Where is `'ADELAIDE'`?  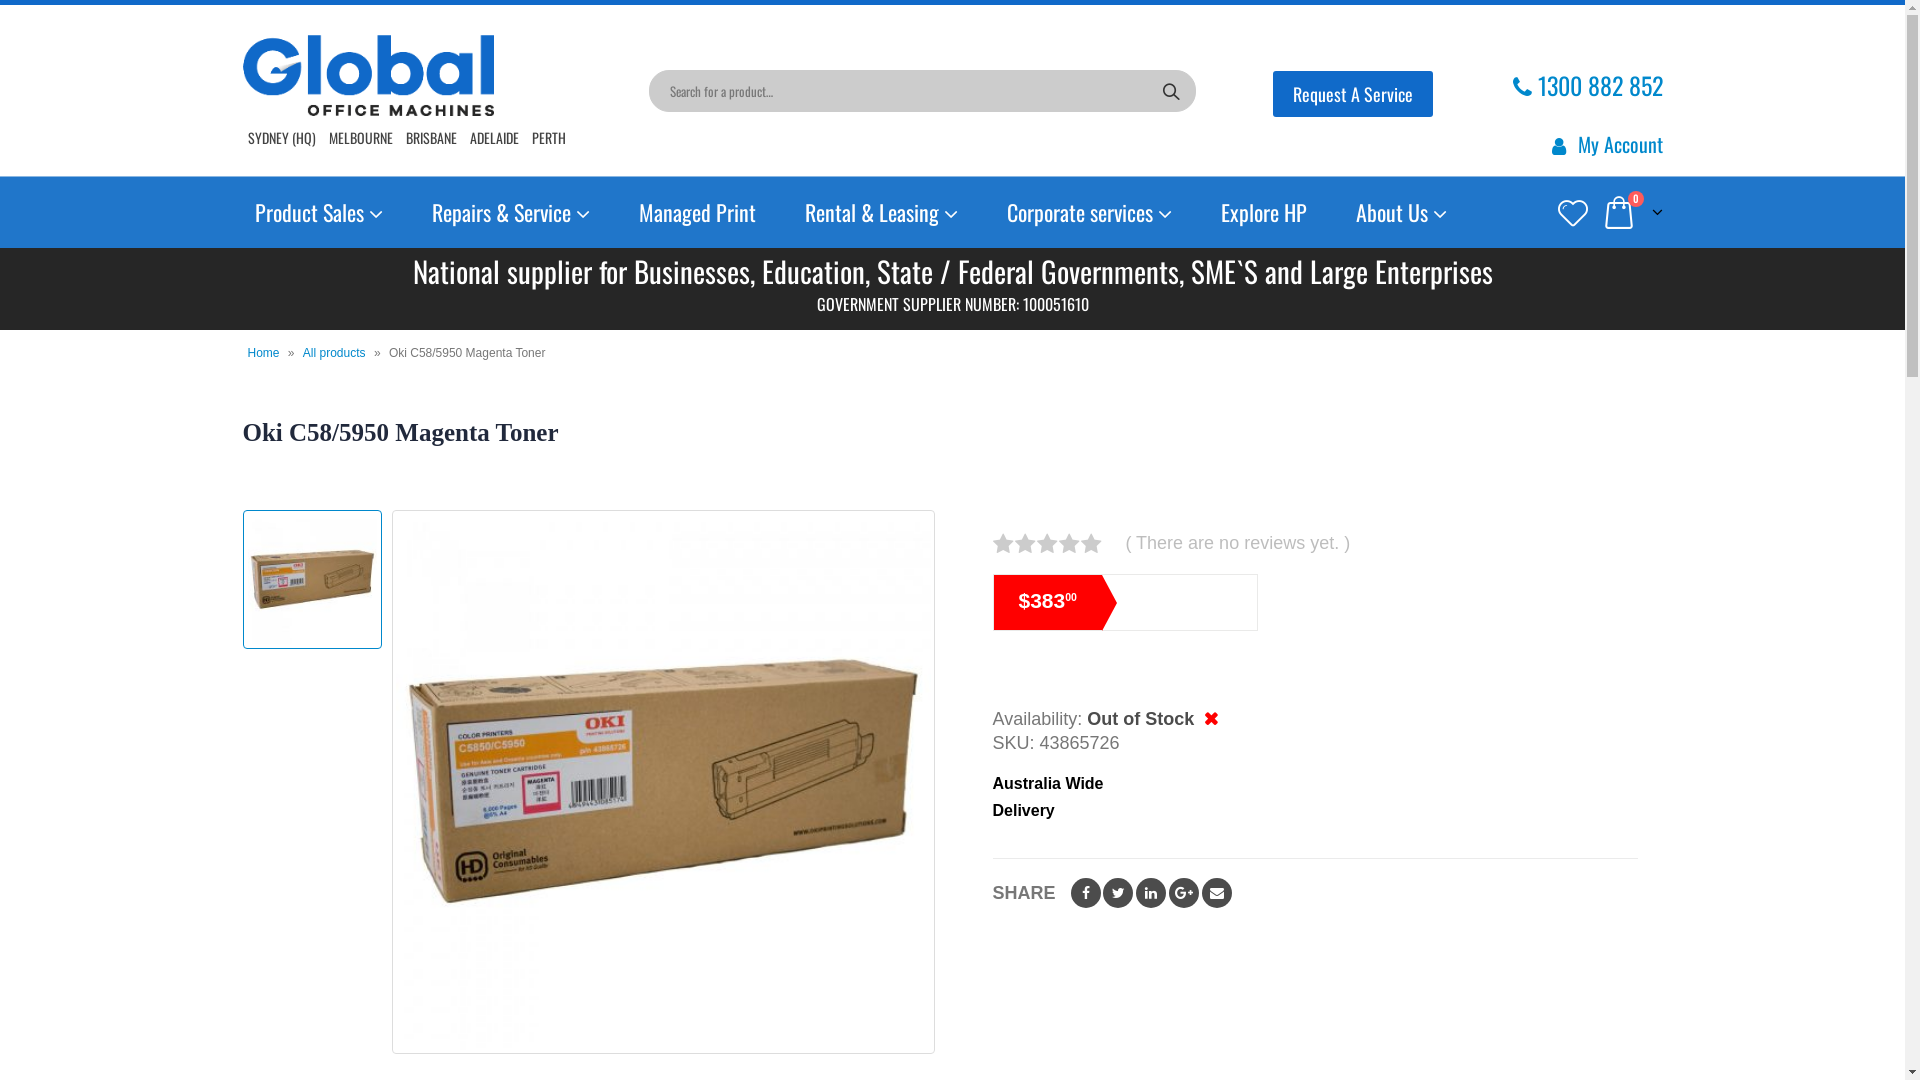 'ADELAIDE' is located at coordinates (469, 136).